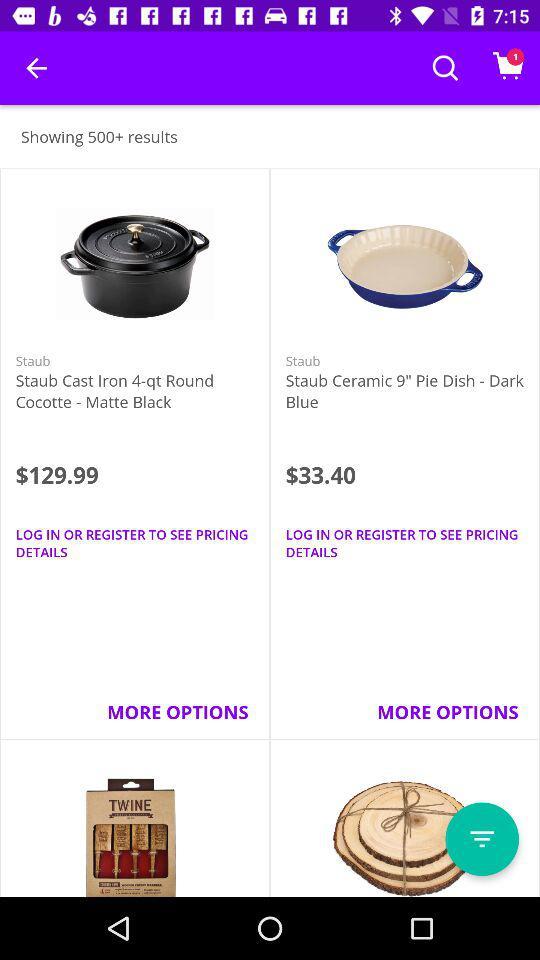  I want to click on adjust the informations page, so click(481, 839).